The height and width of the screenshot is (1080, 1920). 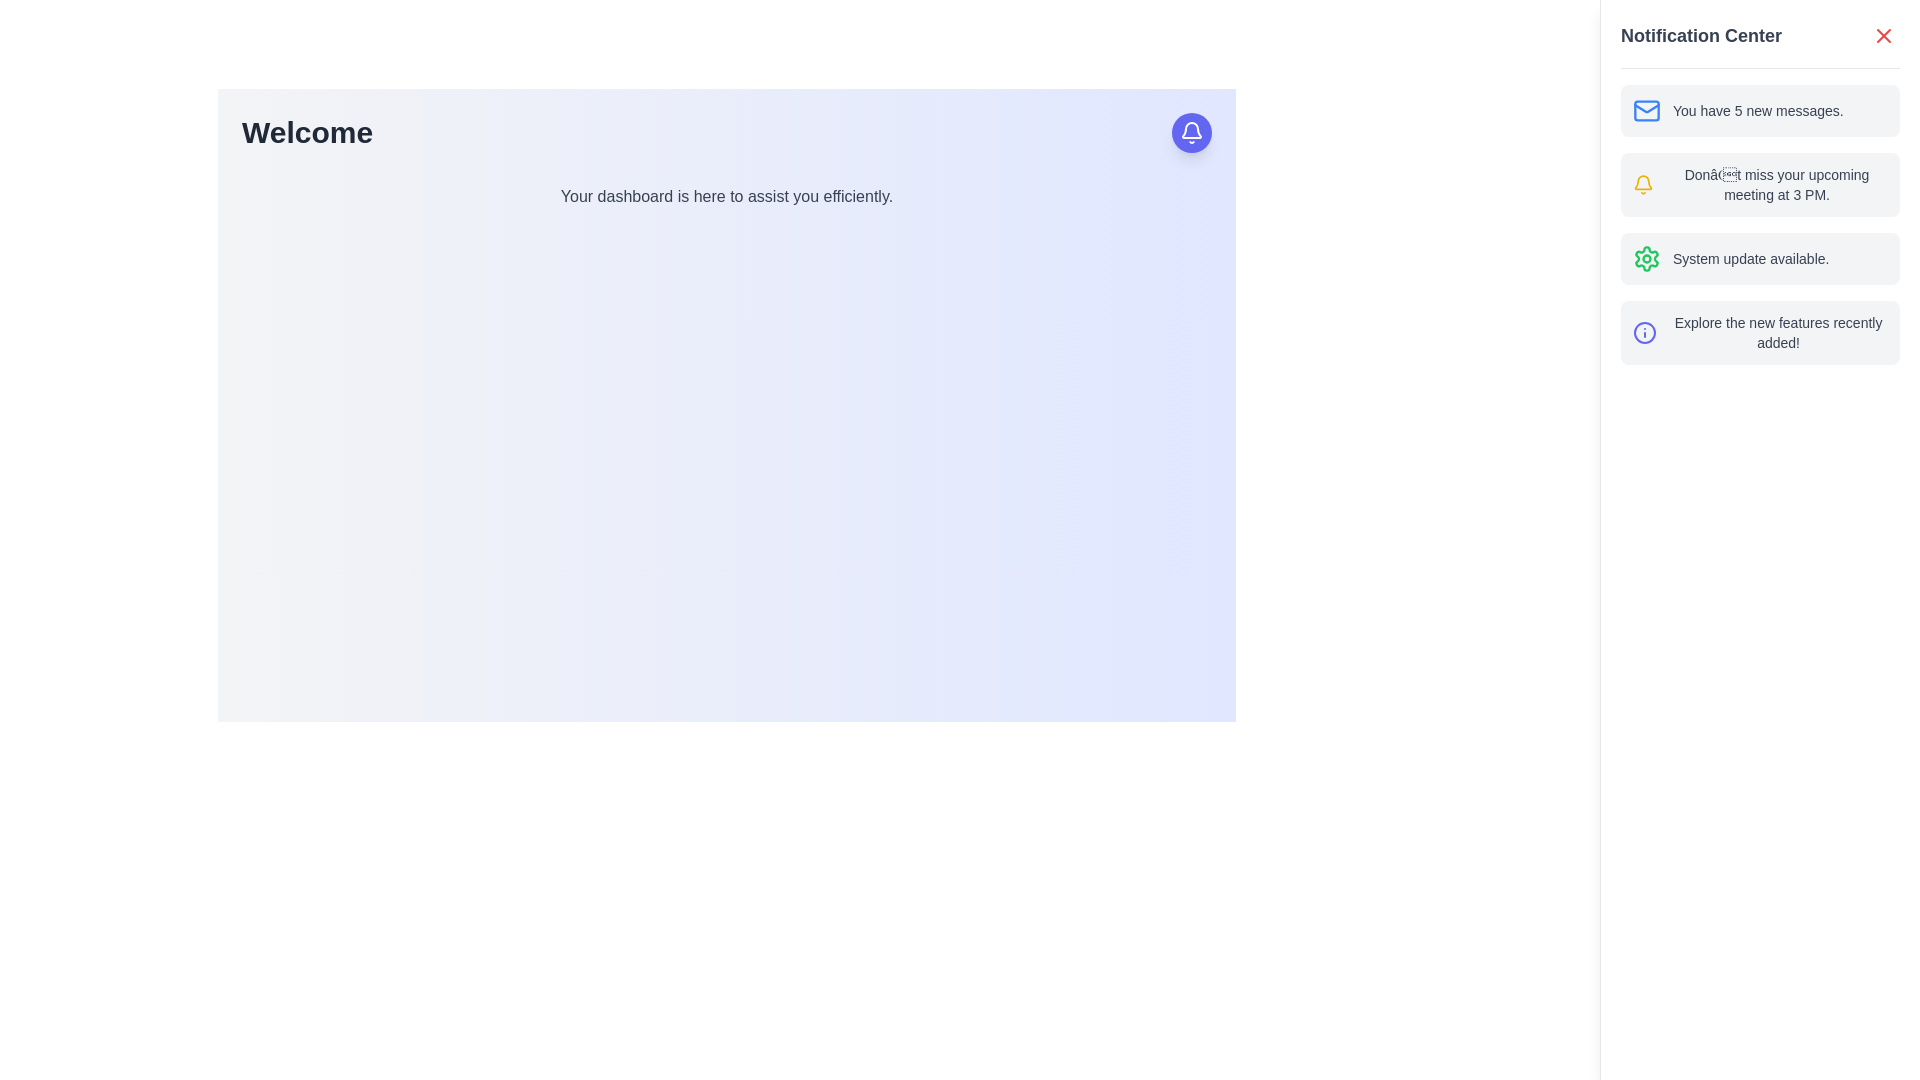 I want to click on the yellow bell icon located to the left of the text 'Don’t miss your upcoming meeting at 3 PM.' in the notification section, so click(x=1643, y=185).